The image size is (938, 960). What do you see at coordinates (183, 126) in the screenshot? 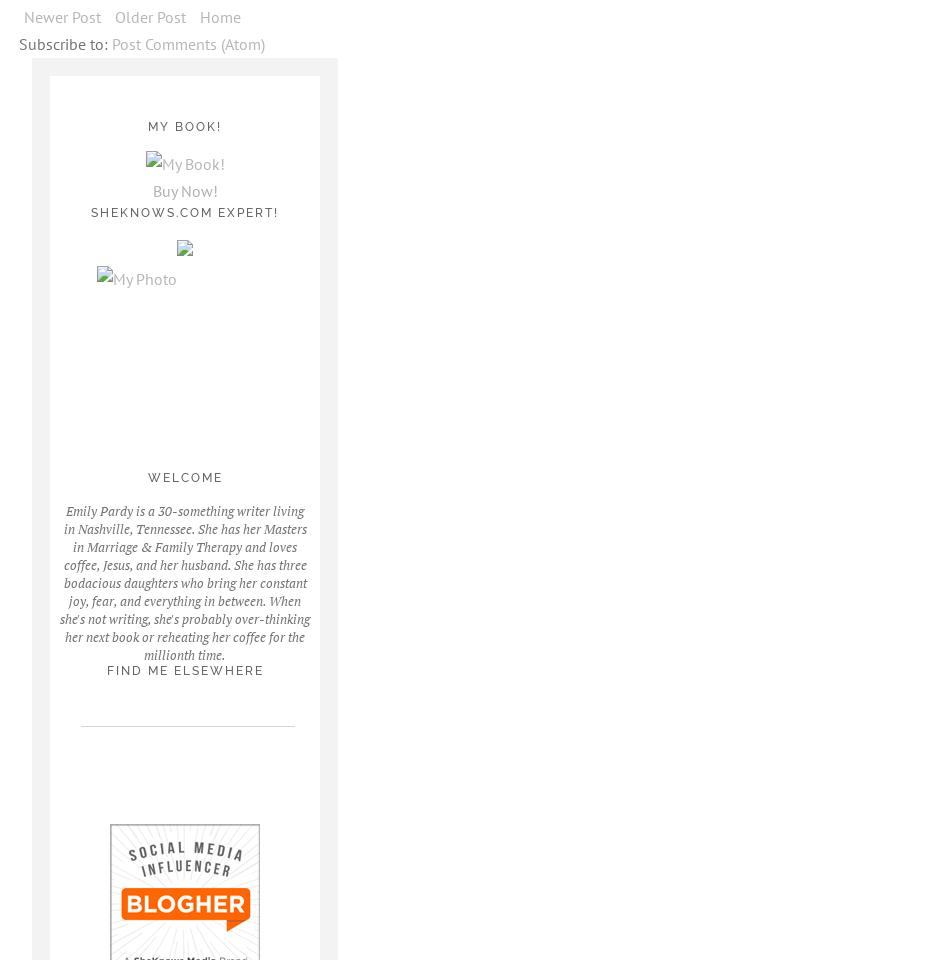
I see `'My Book!'` at bounding box center [183, 126].